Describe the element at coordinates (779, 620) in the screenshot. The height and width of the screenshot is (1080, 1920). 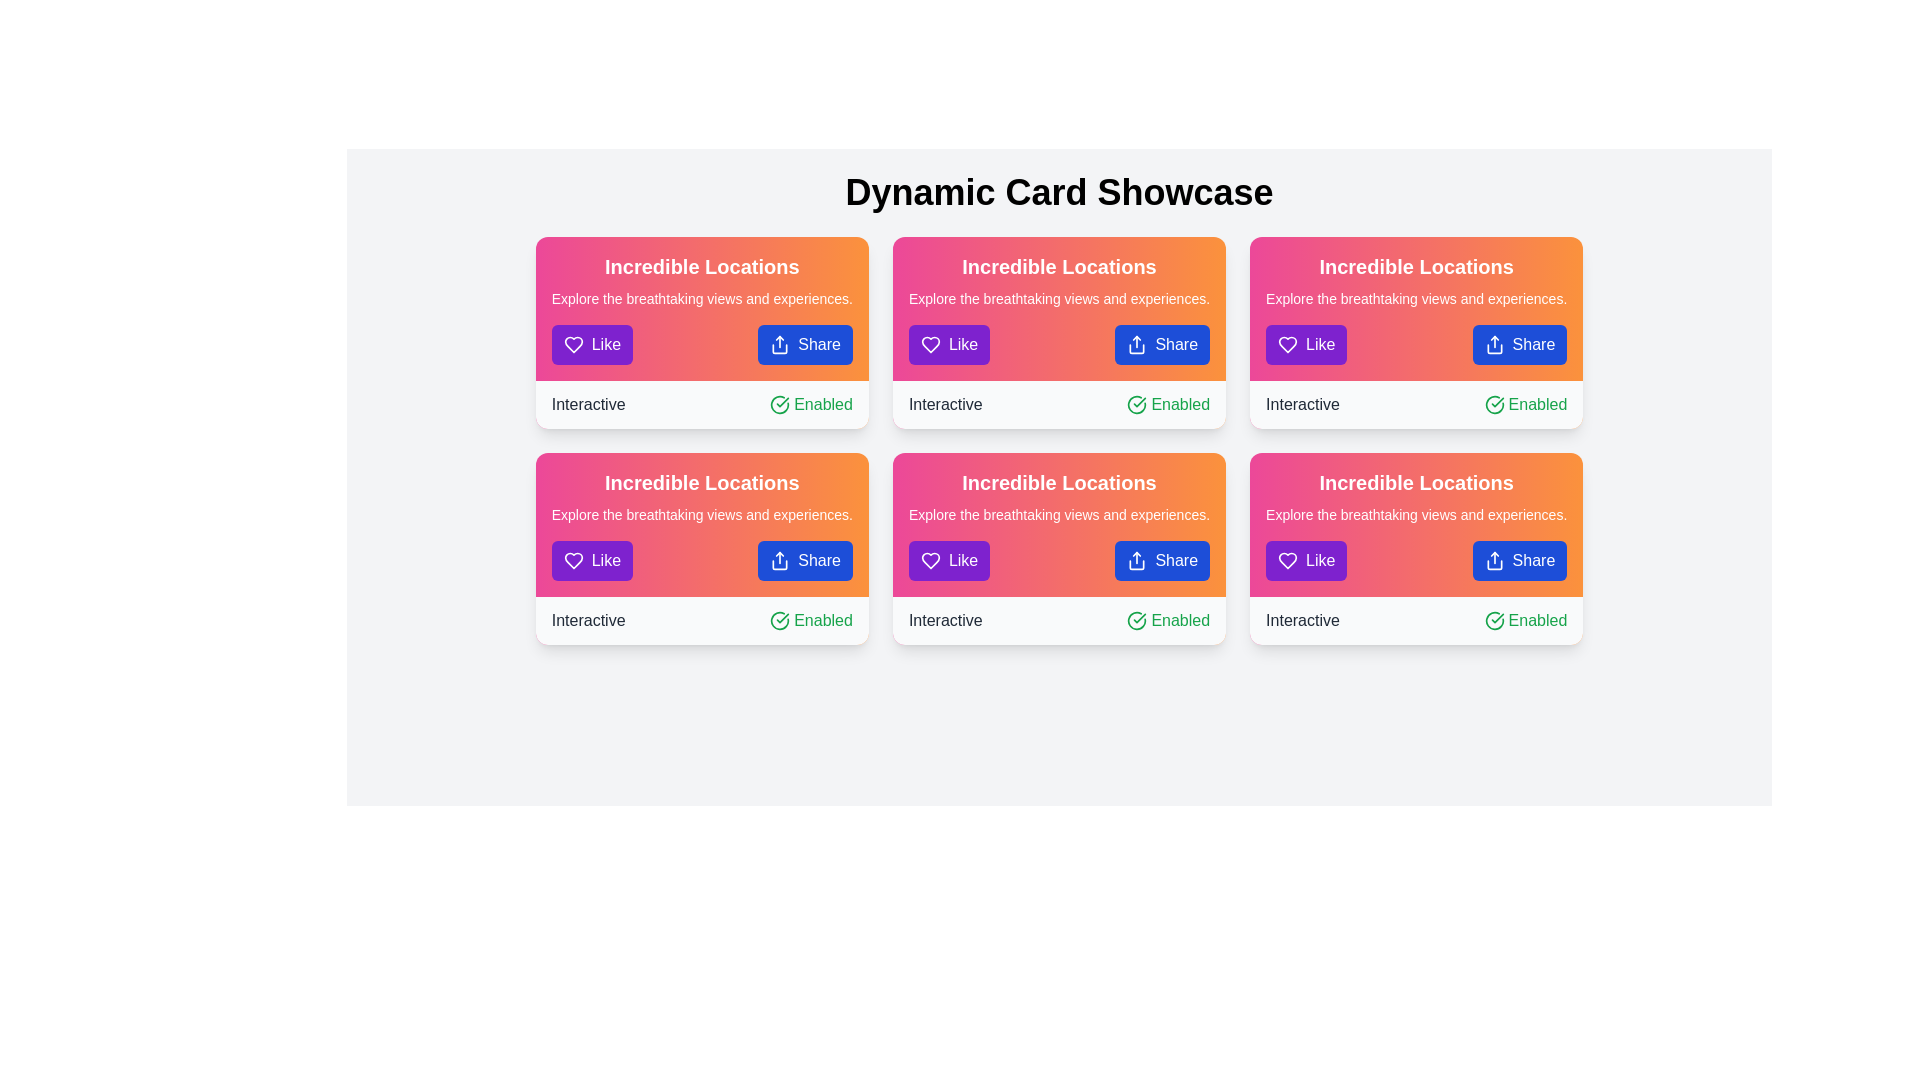
I see `the circular checkmark icon with a green stroke located in the bottom right area of the orange and pink card, adjacent to the 'Enabled' label` at that location.